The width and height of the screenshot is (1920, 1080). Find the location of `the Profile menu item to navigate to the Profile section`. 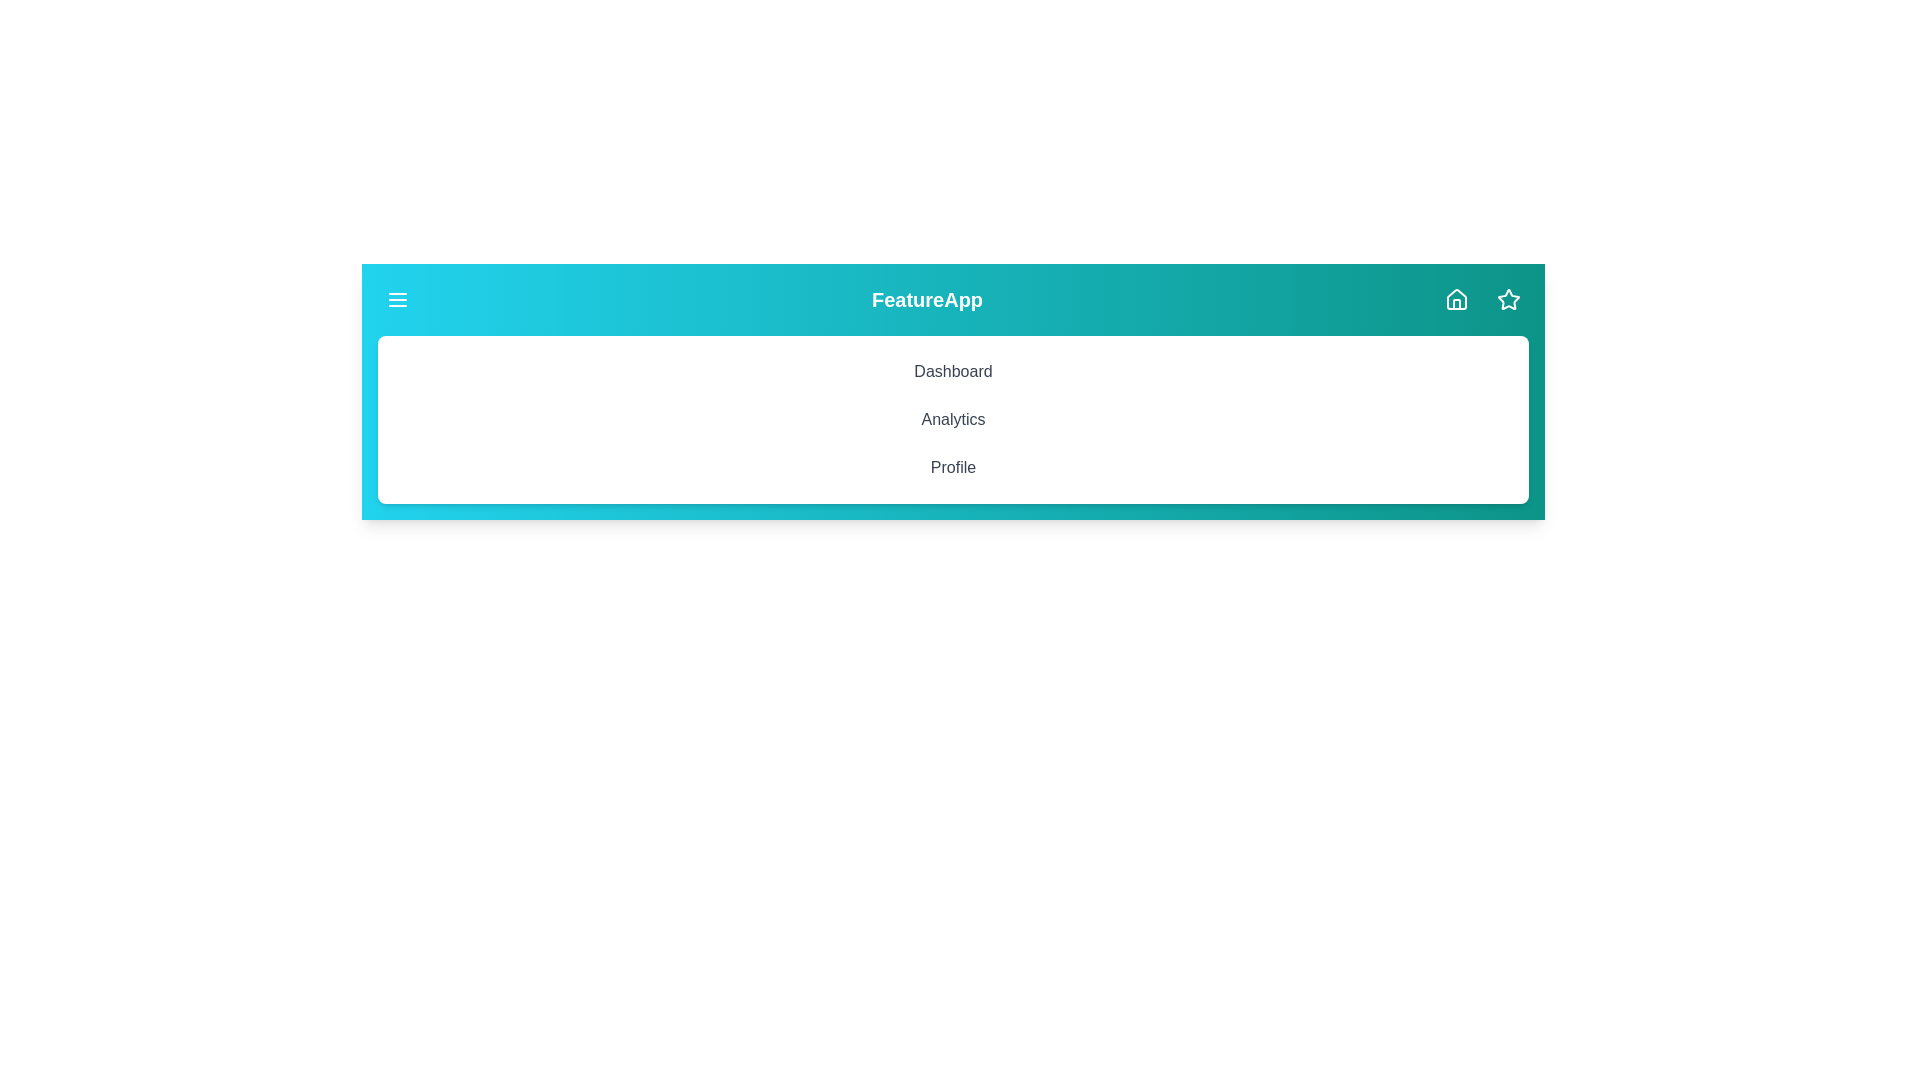

the Profile menu item to navigate to the Profile section is located at coordinates (952, 467).